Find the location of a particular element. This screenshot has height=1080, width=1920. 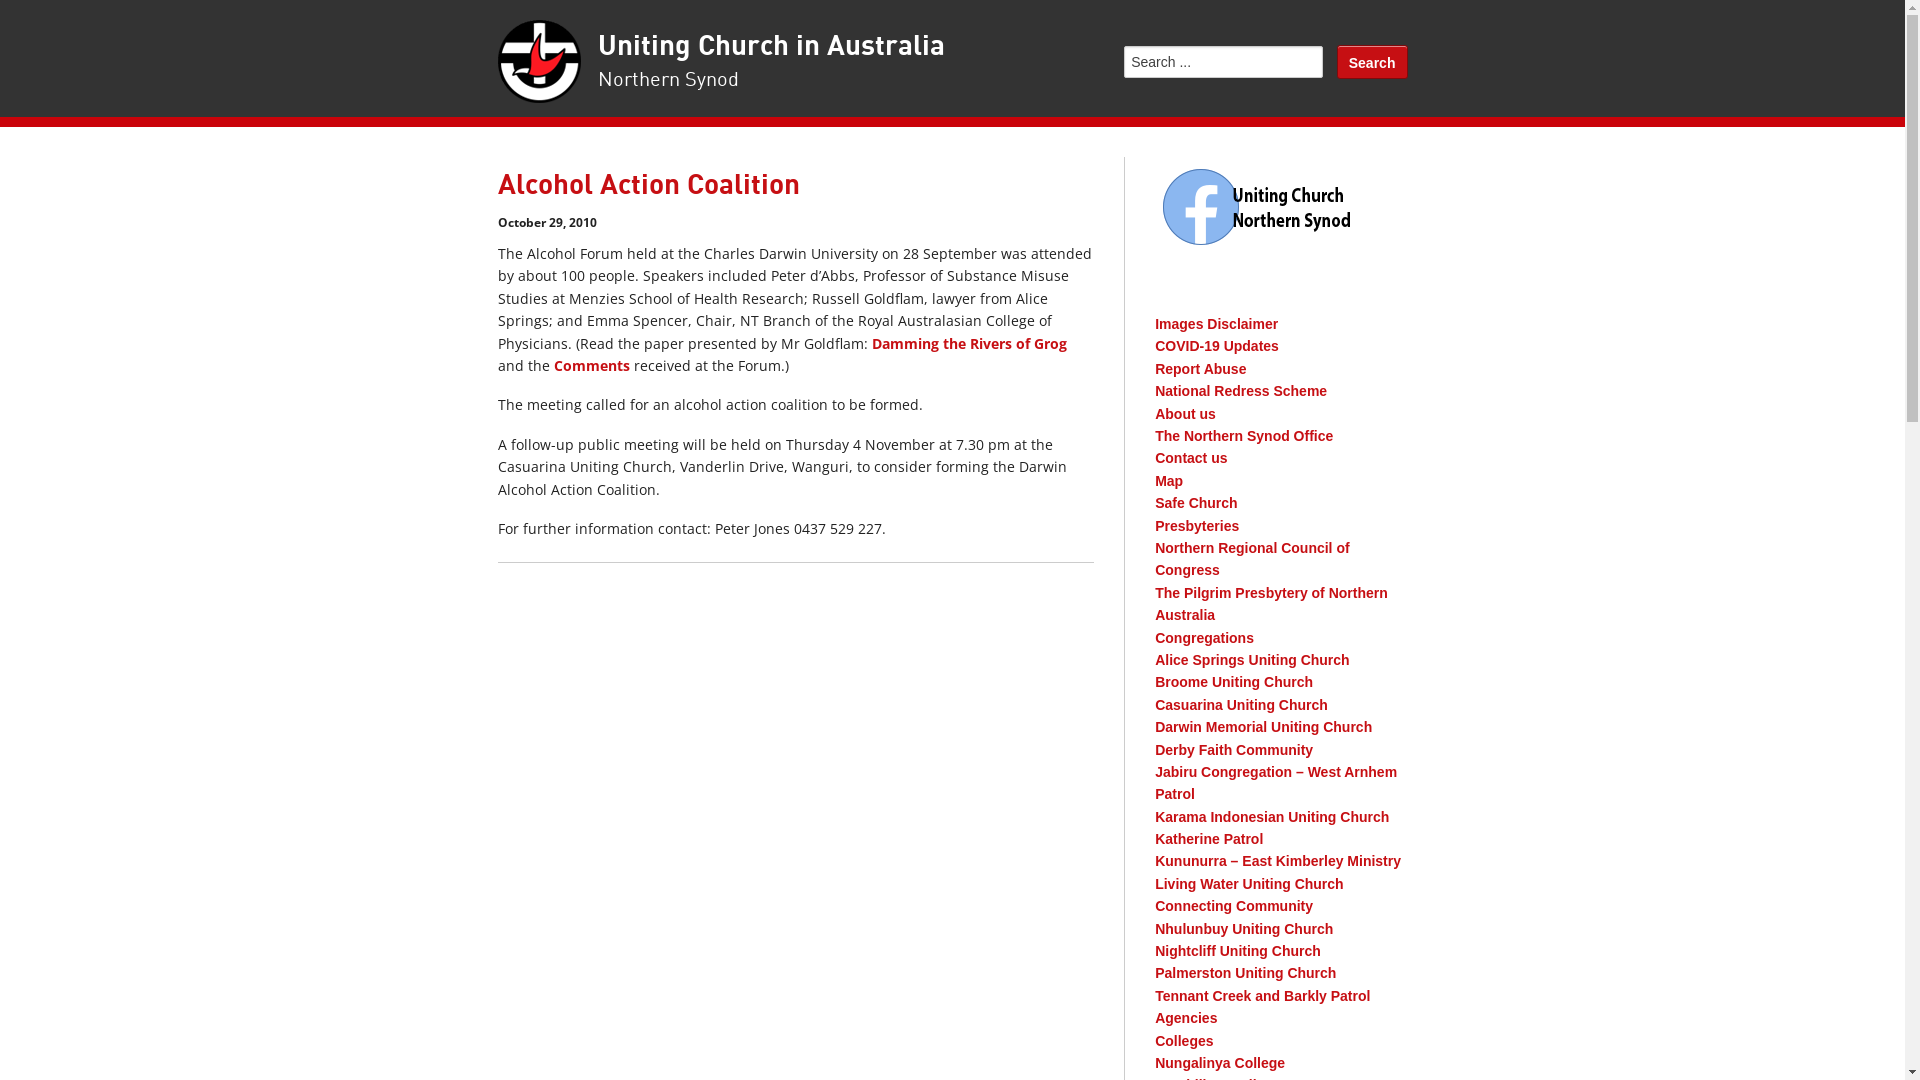

'COVID-19 Updates' is located at coordinates (1216, 345).